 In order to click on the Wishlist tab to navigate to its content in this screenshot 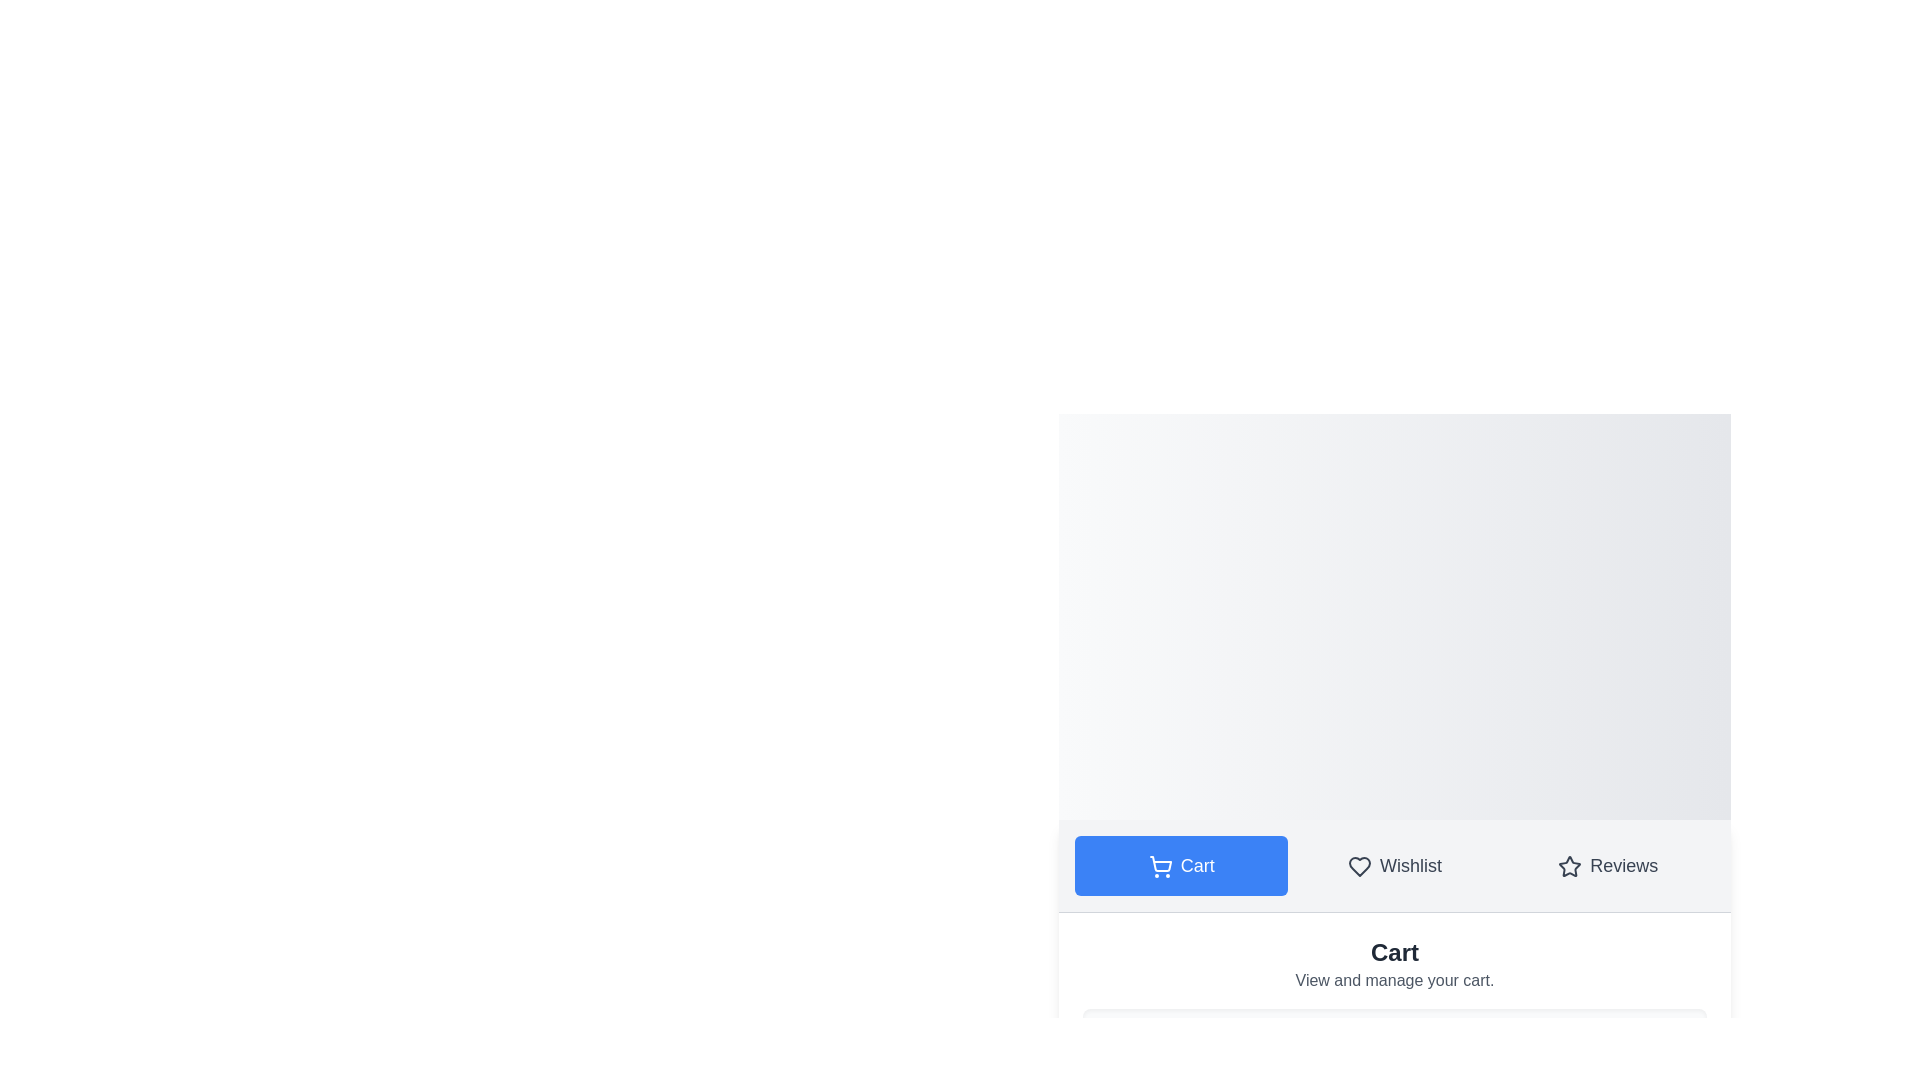, I will do `click(1394, 864)`.